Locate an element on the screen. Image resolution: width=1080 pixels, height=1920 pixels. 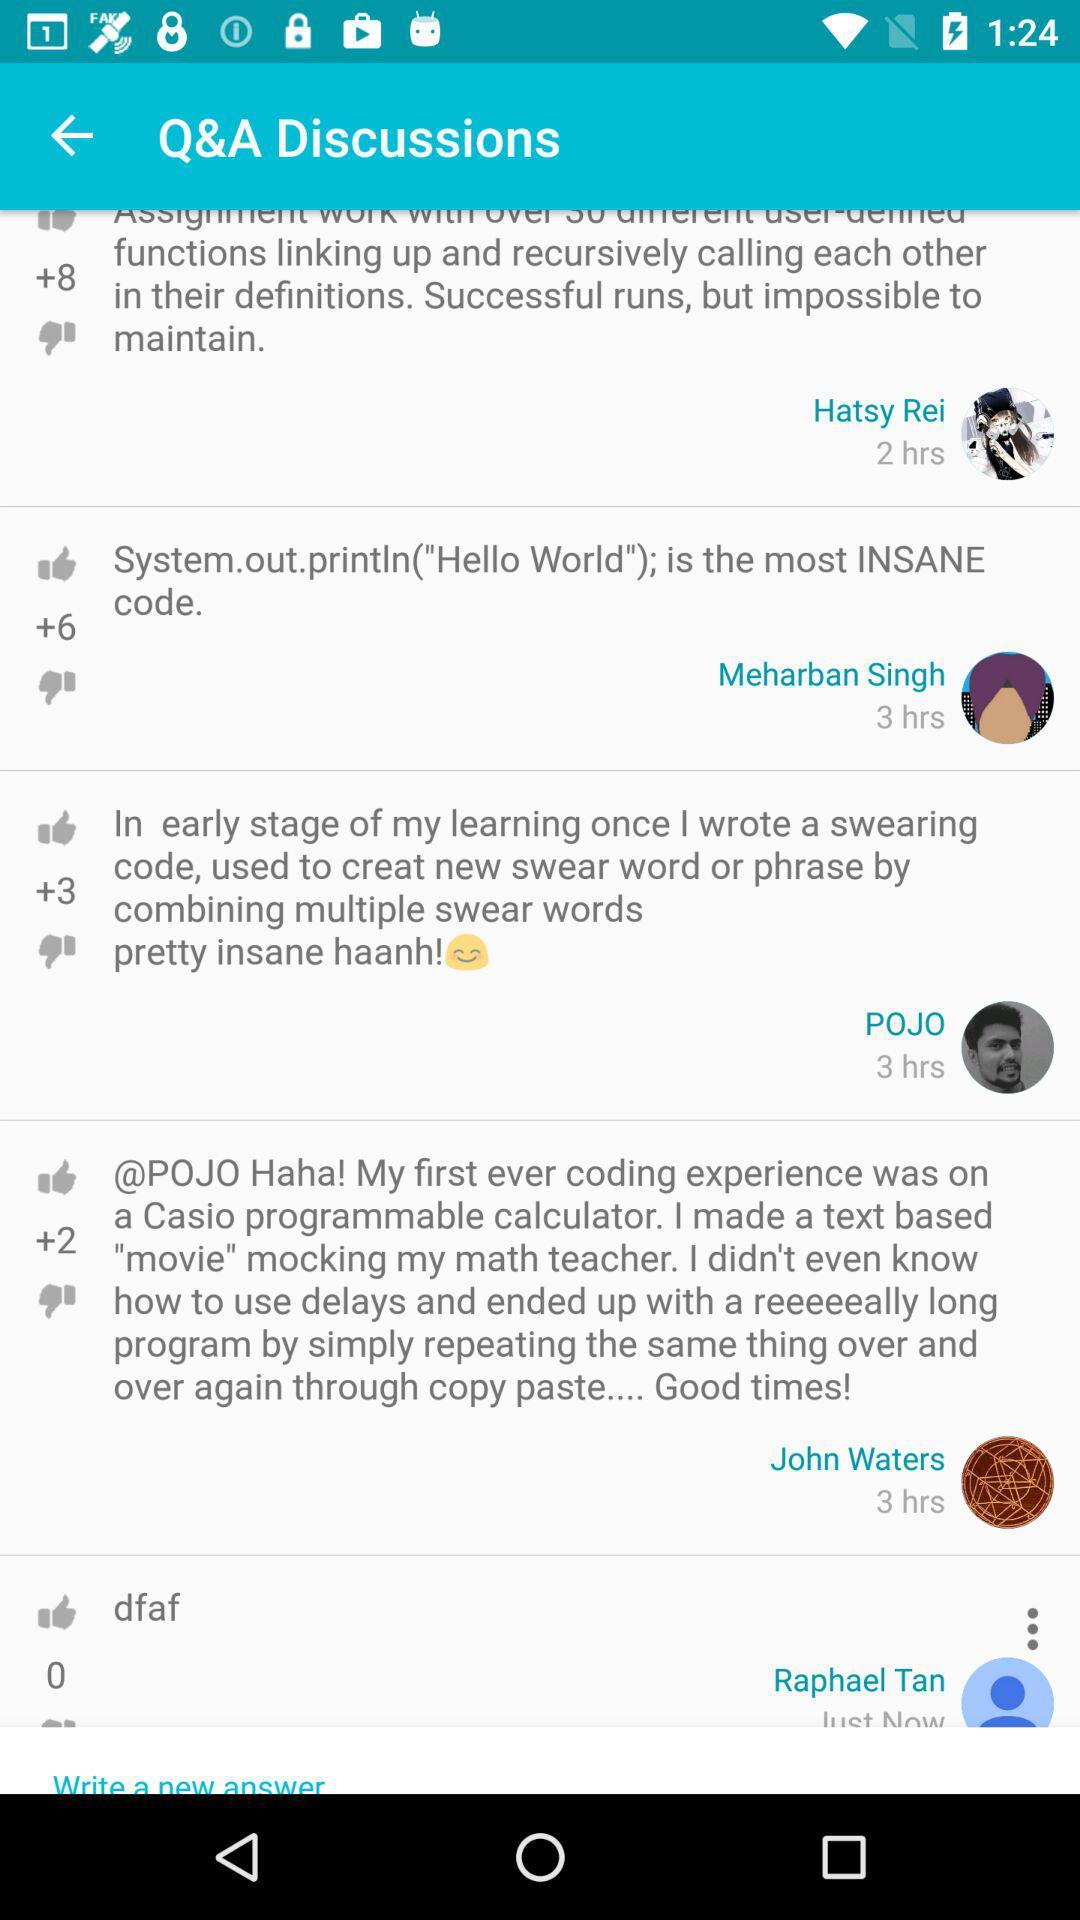
chat is located at coordinates (55, 562).